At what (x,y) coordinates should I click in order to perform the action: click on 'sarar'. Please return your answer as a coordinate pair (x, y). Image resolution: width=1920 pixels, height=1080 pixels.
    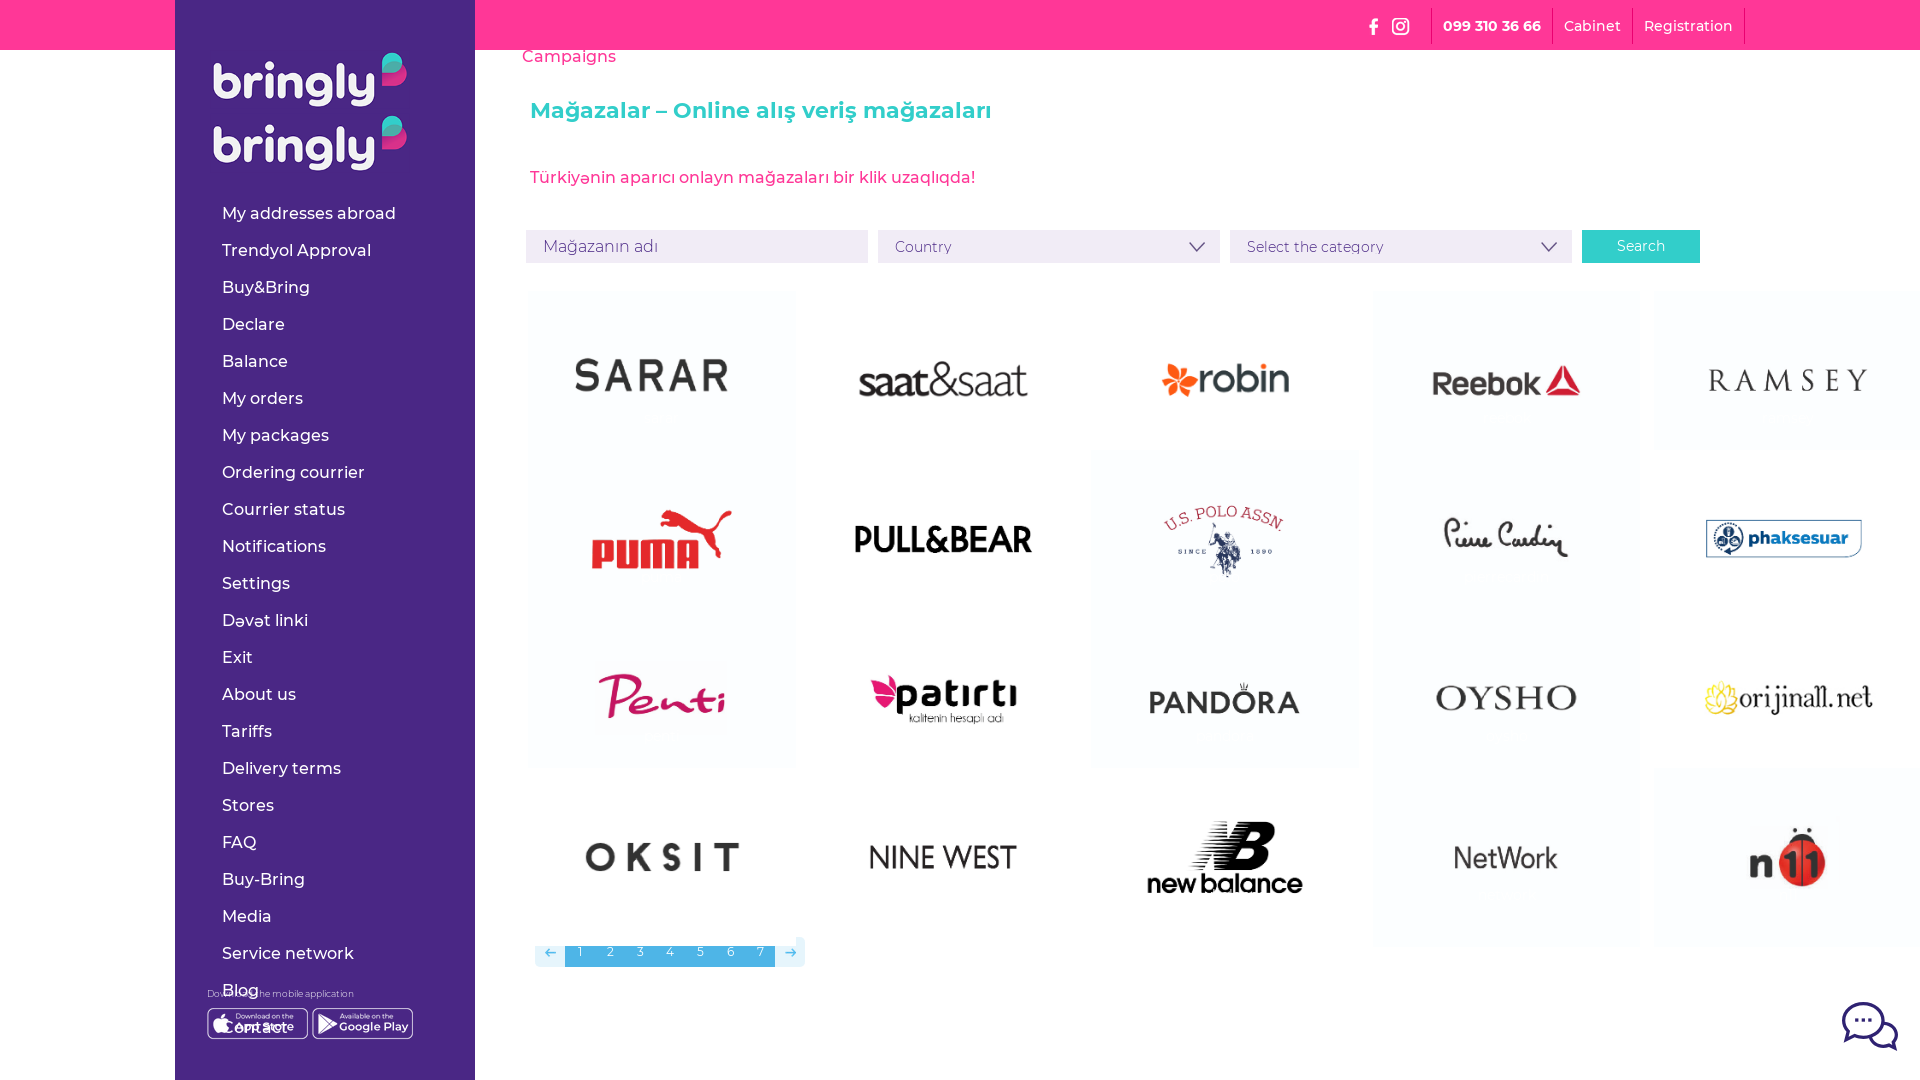
    Looking at the image, I should click on (662, 416).